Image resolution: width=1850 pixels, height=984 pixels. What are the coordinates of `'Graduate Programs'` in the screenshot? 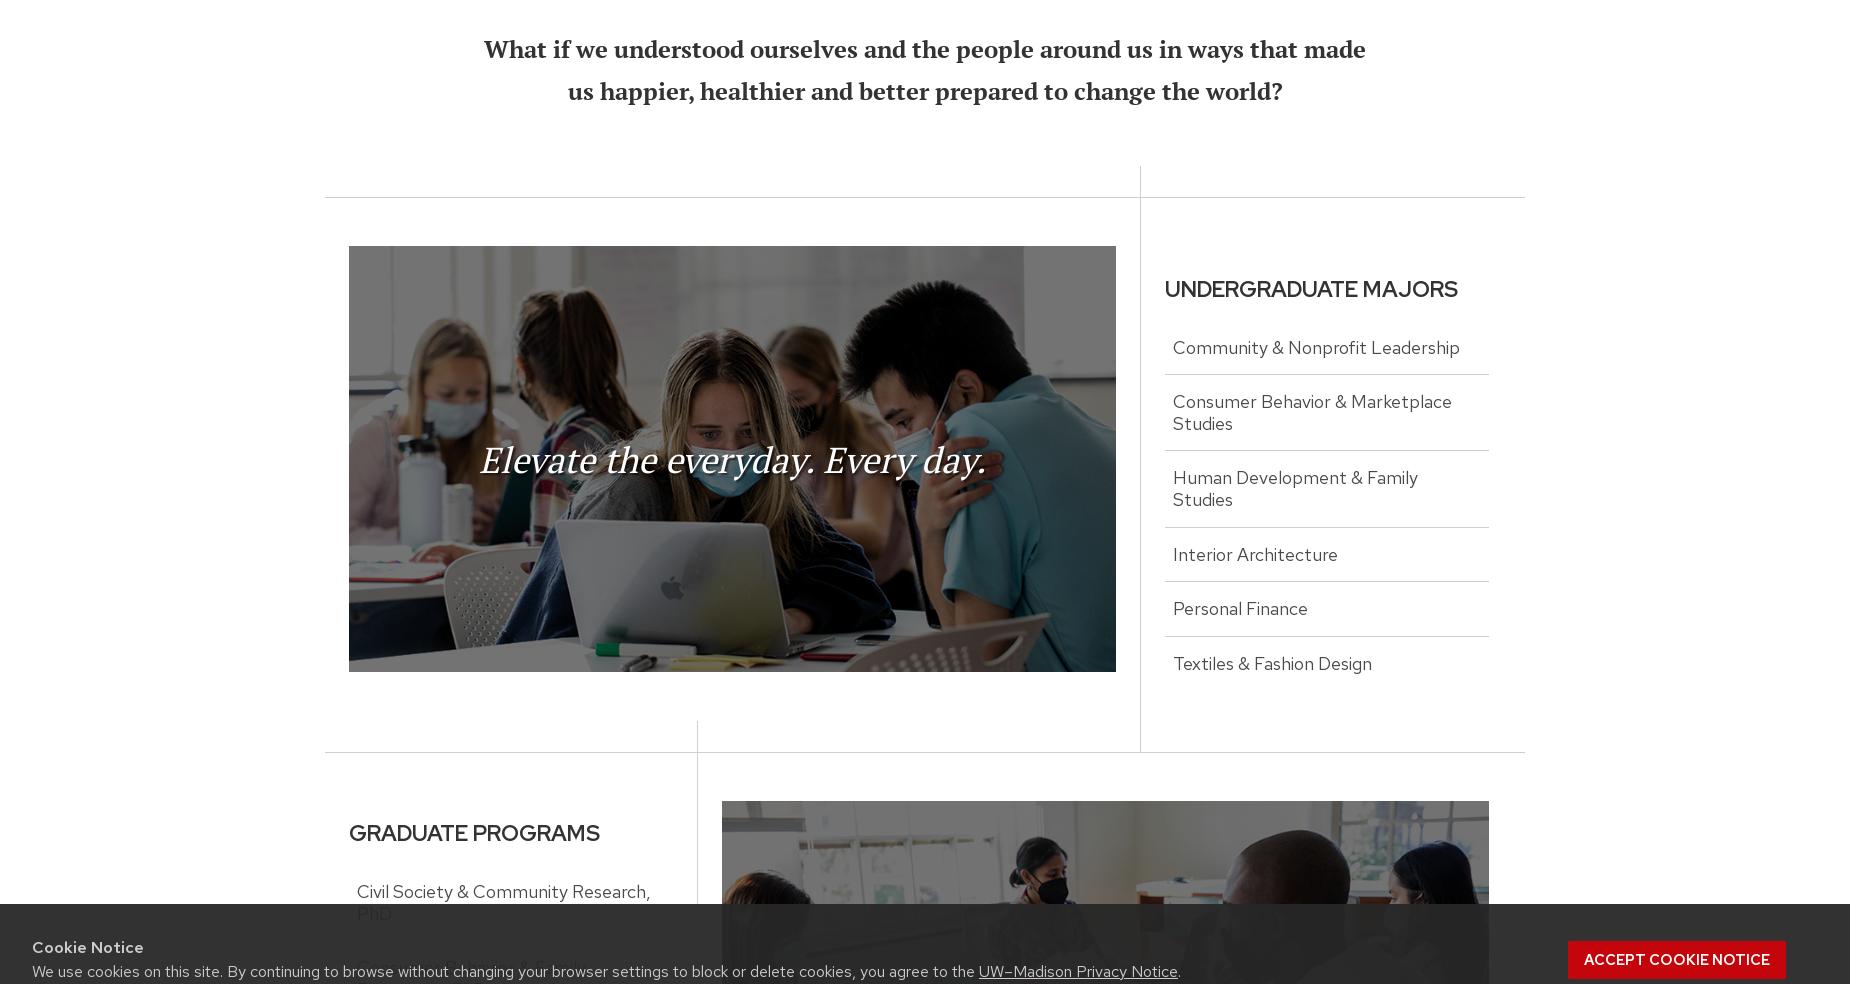 It's located at (474, 832).